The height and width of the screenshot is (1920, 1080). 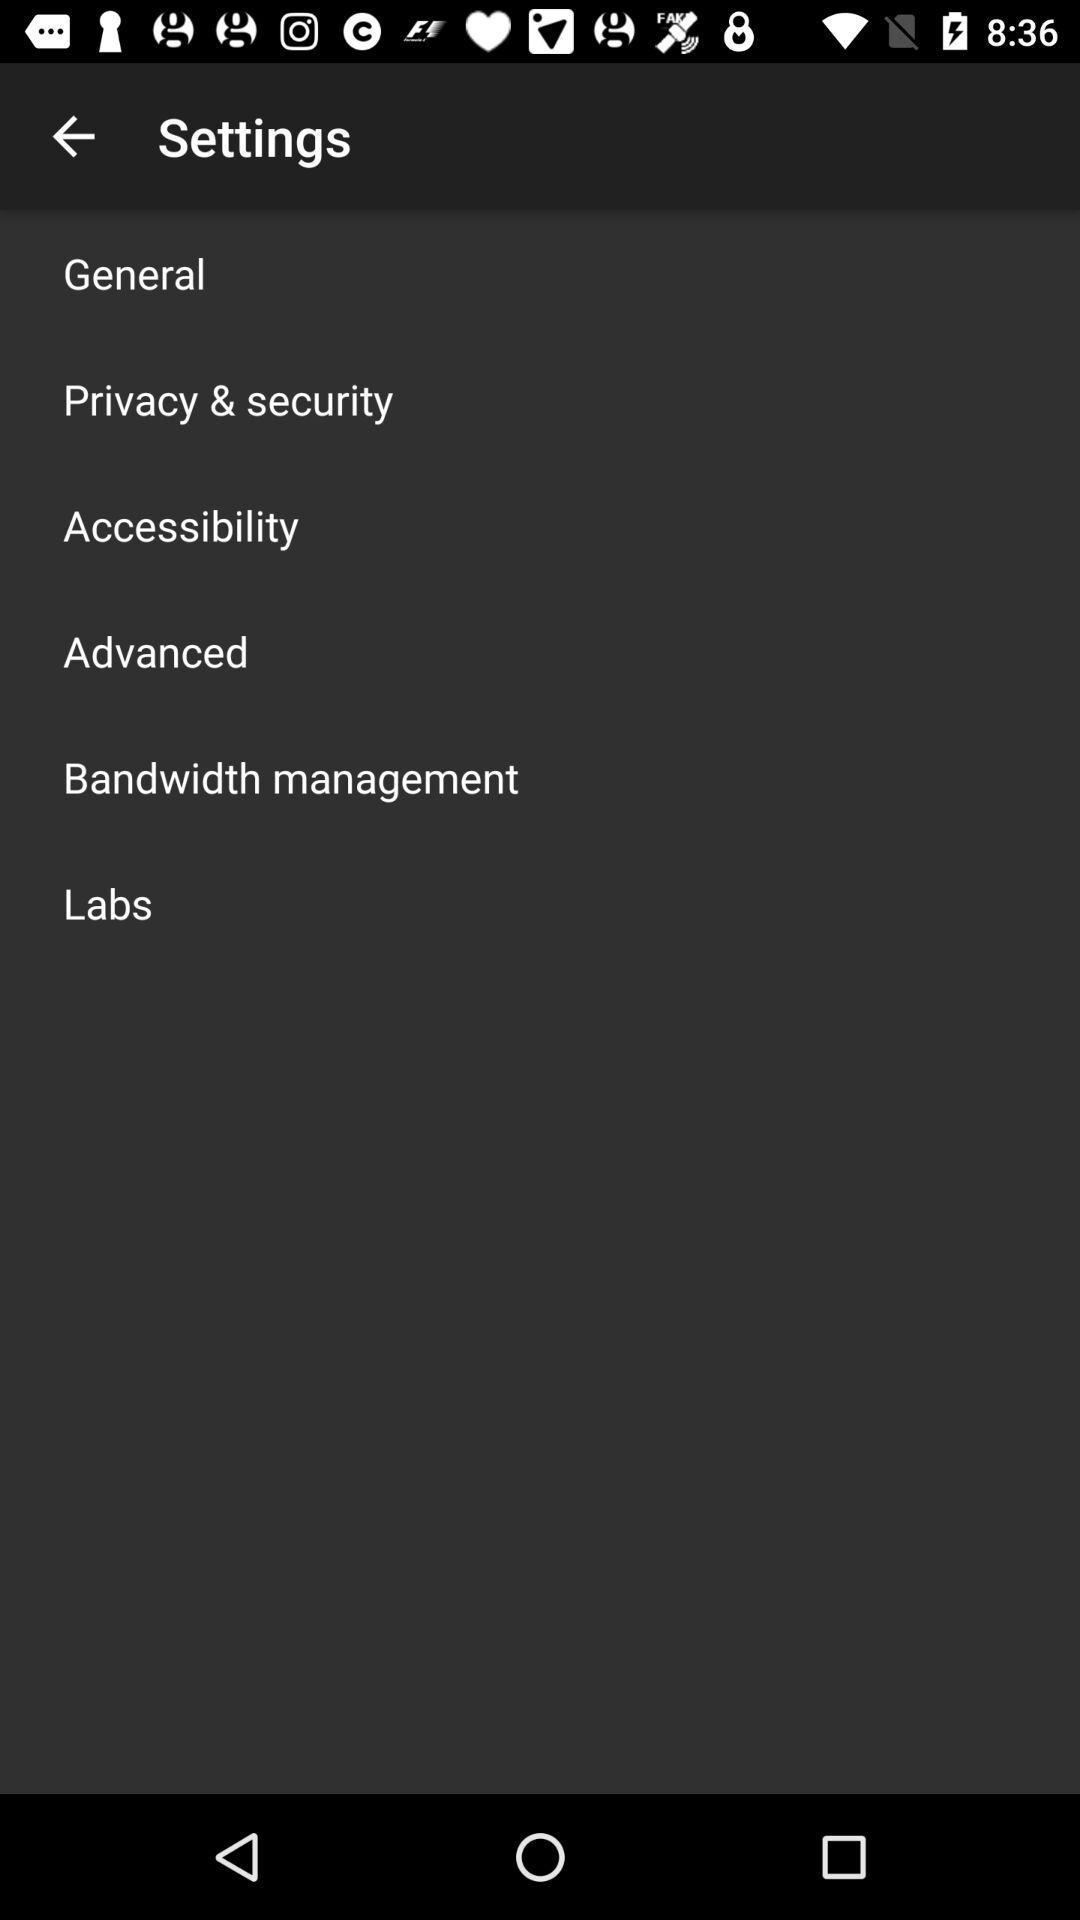 I want to click on privacy & security, so click(x=227, y=398).